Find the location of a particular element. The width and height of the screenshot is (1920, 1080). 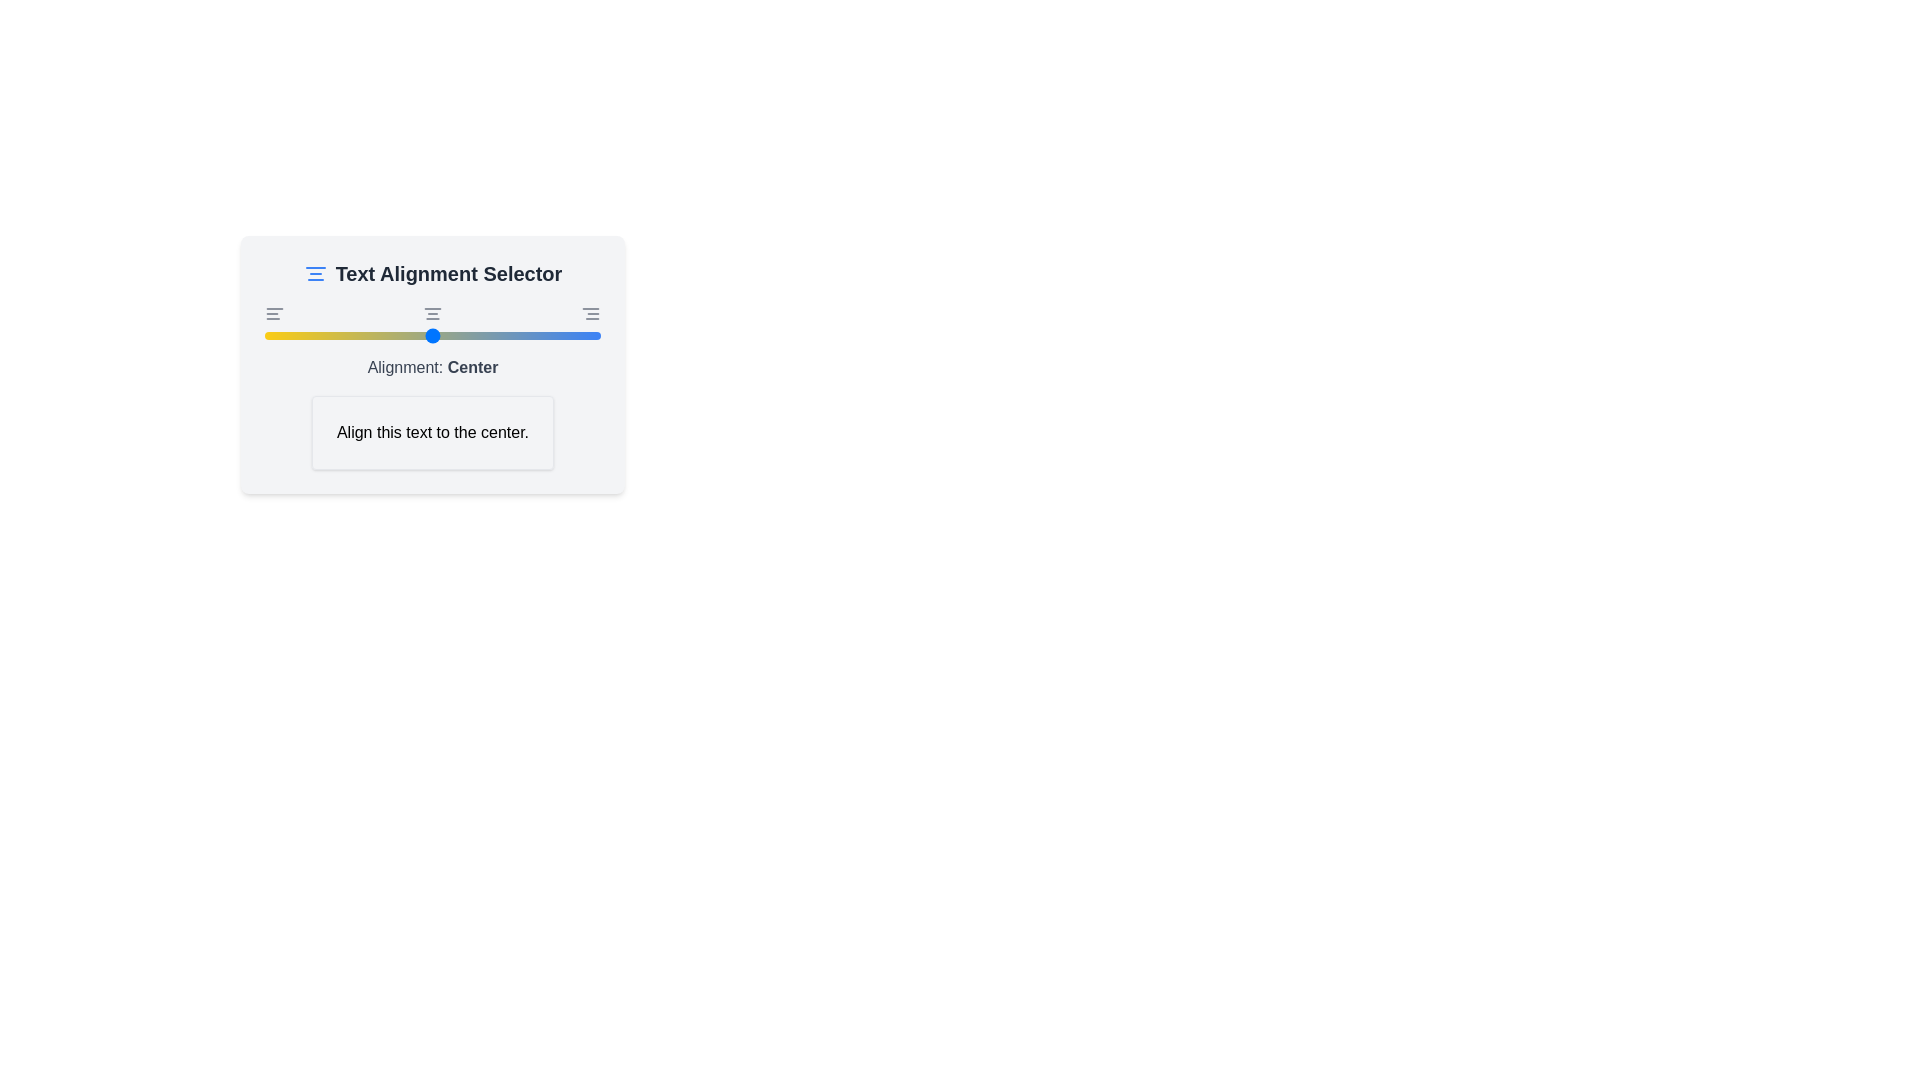

the alignment icon to set alignment to right is located at coordinates (589, 313).